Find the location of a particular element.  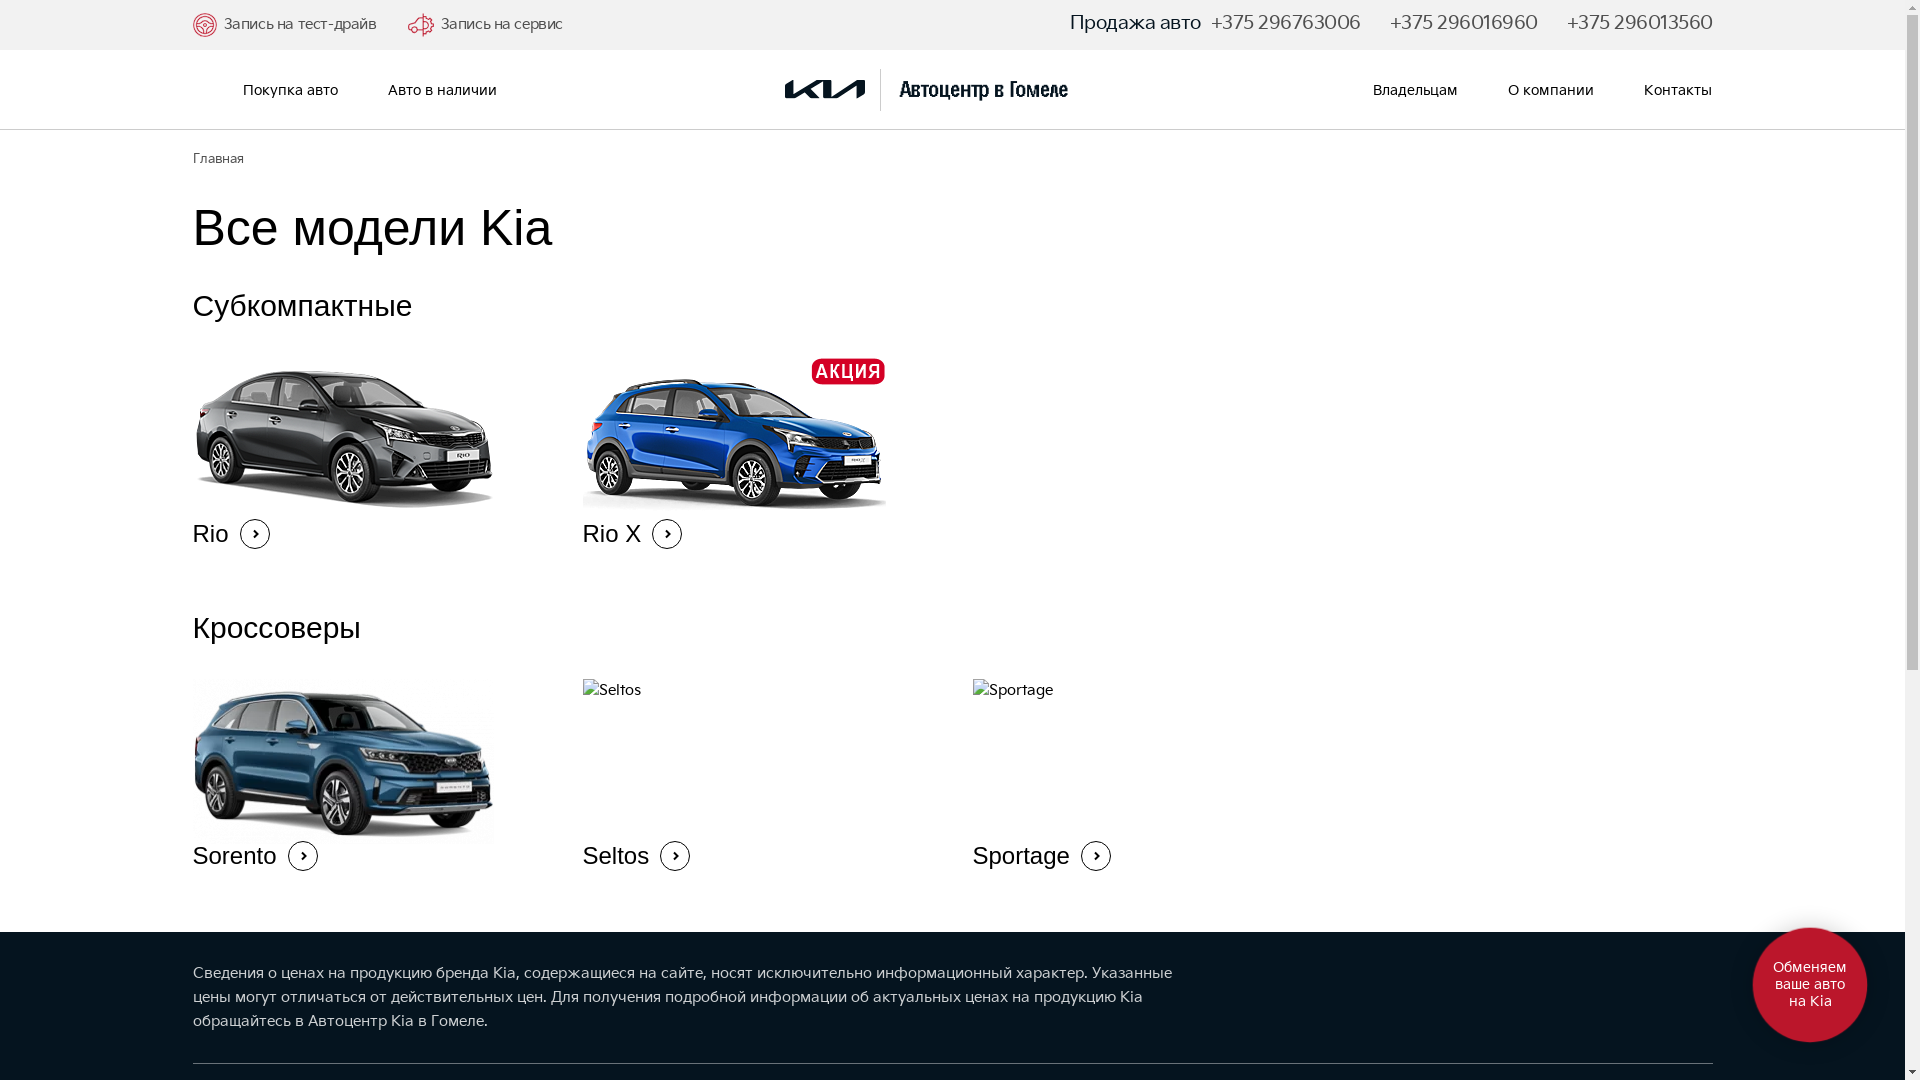

'+375 296013560' is located at coordinates (1638, 23).